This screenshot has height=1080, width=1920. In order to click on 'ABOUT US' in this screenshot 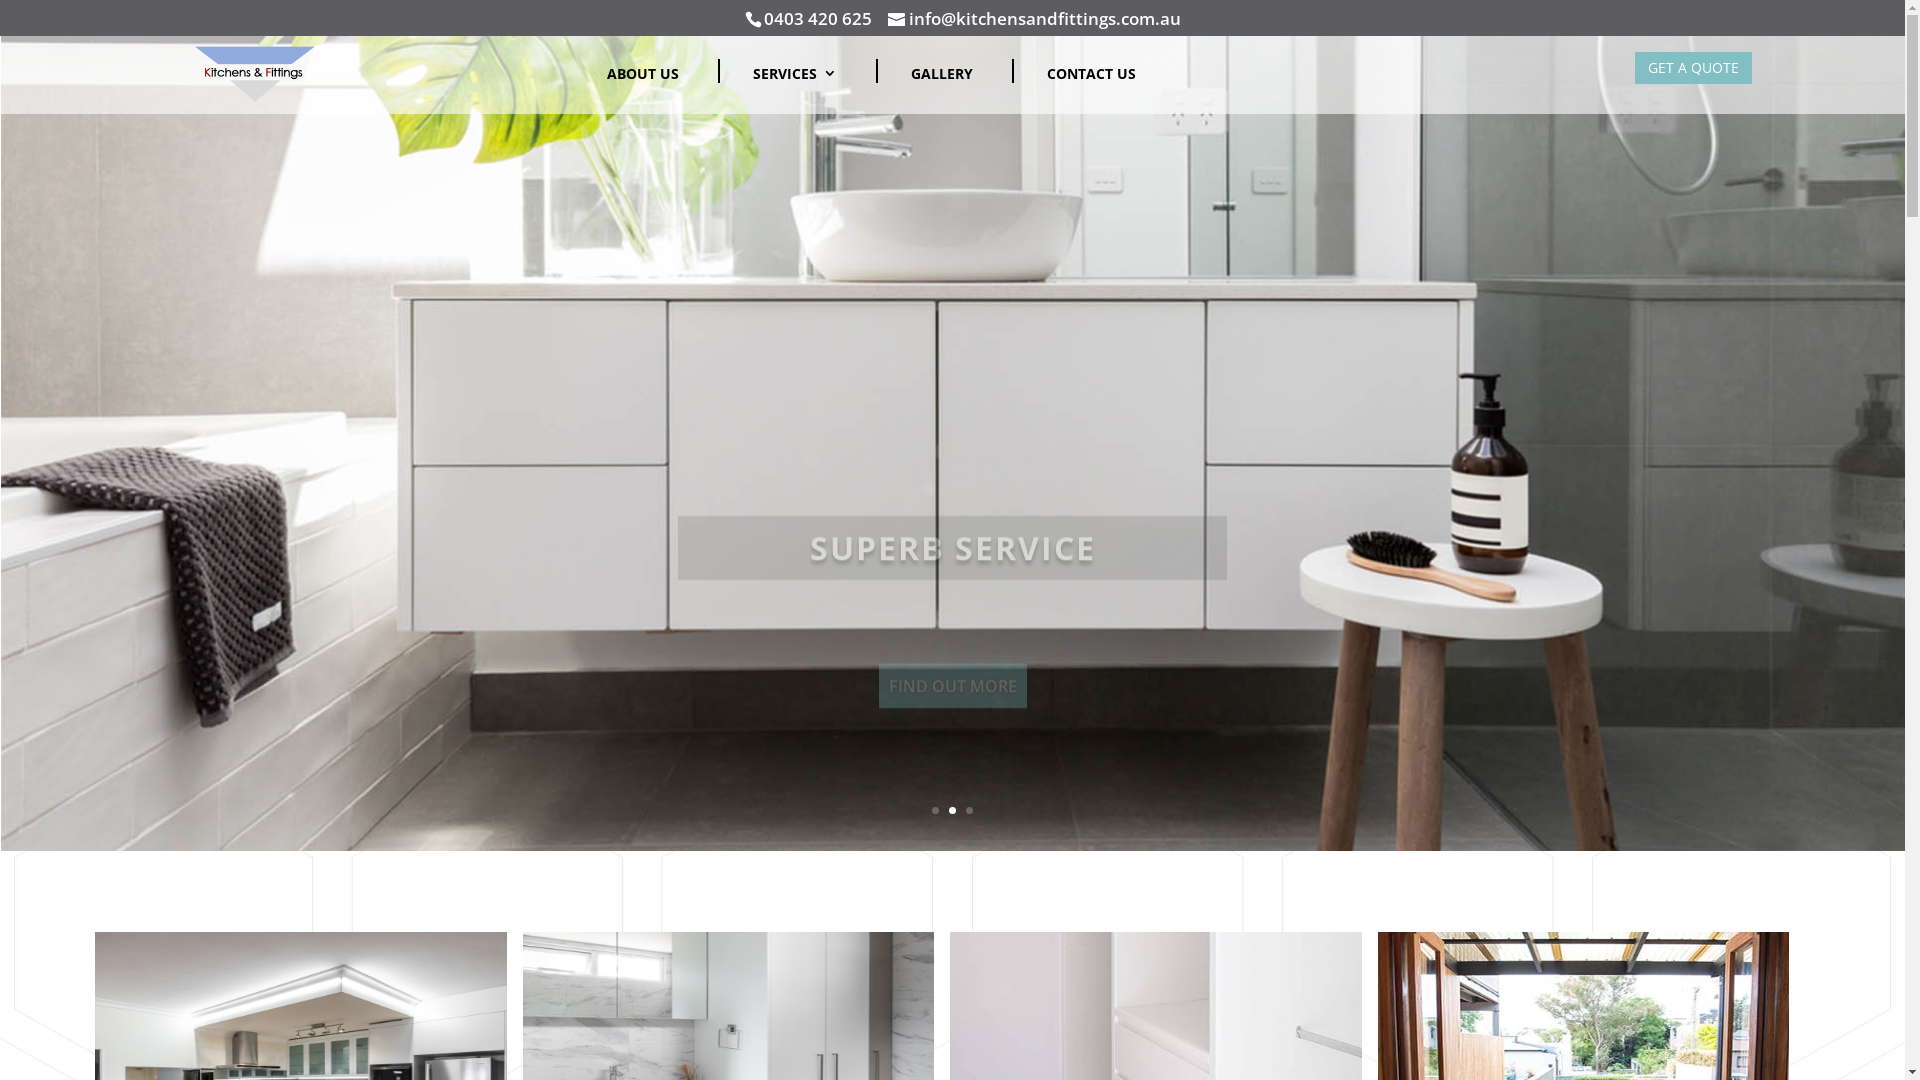, I will do `click(643, 88)`.